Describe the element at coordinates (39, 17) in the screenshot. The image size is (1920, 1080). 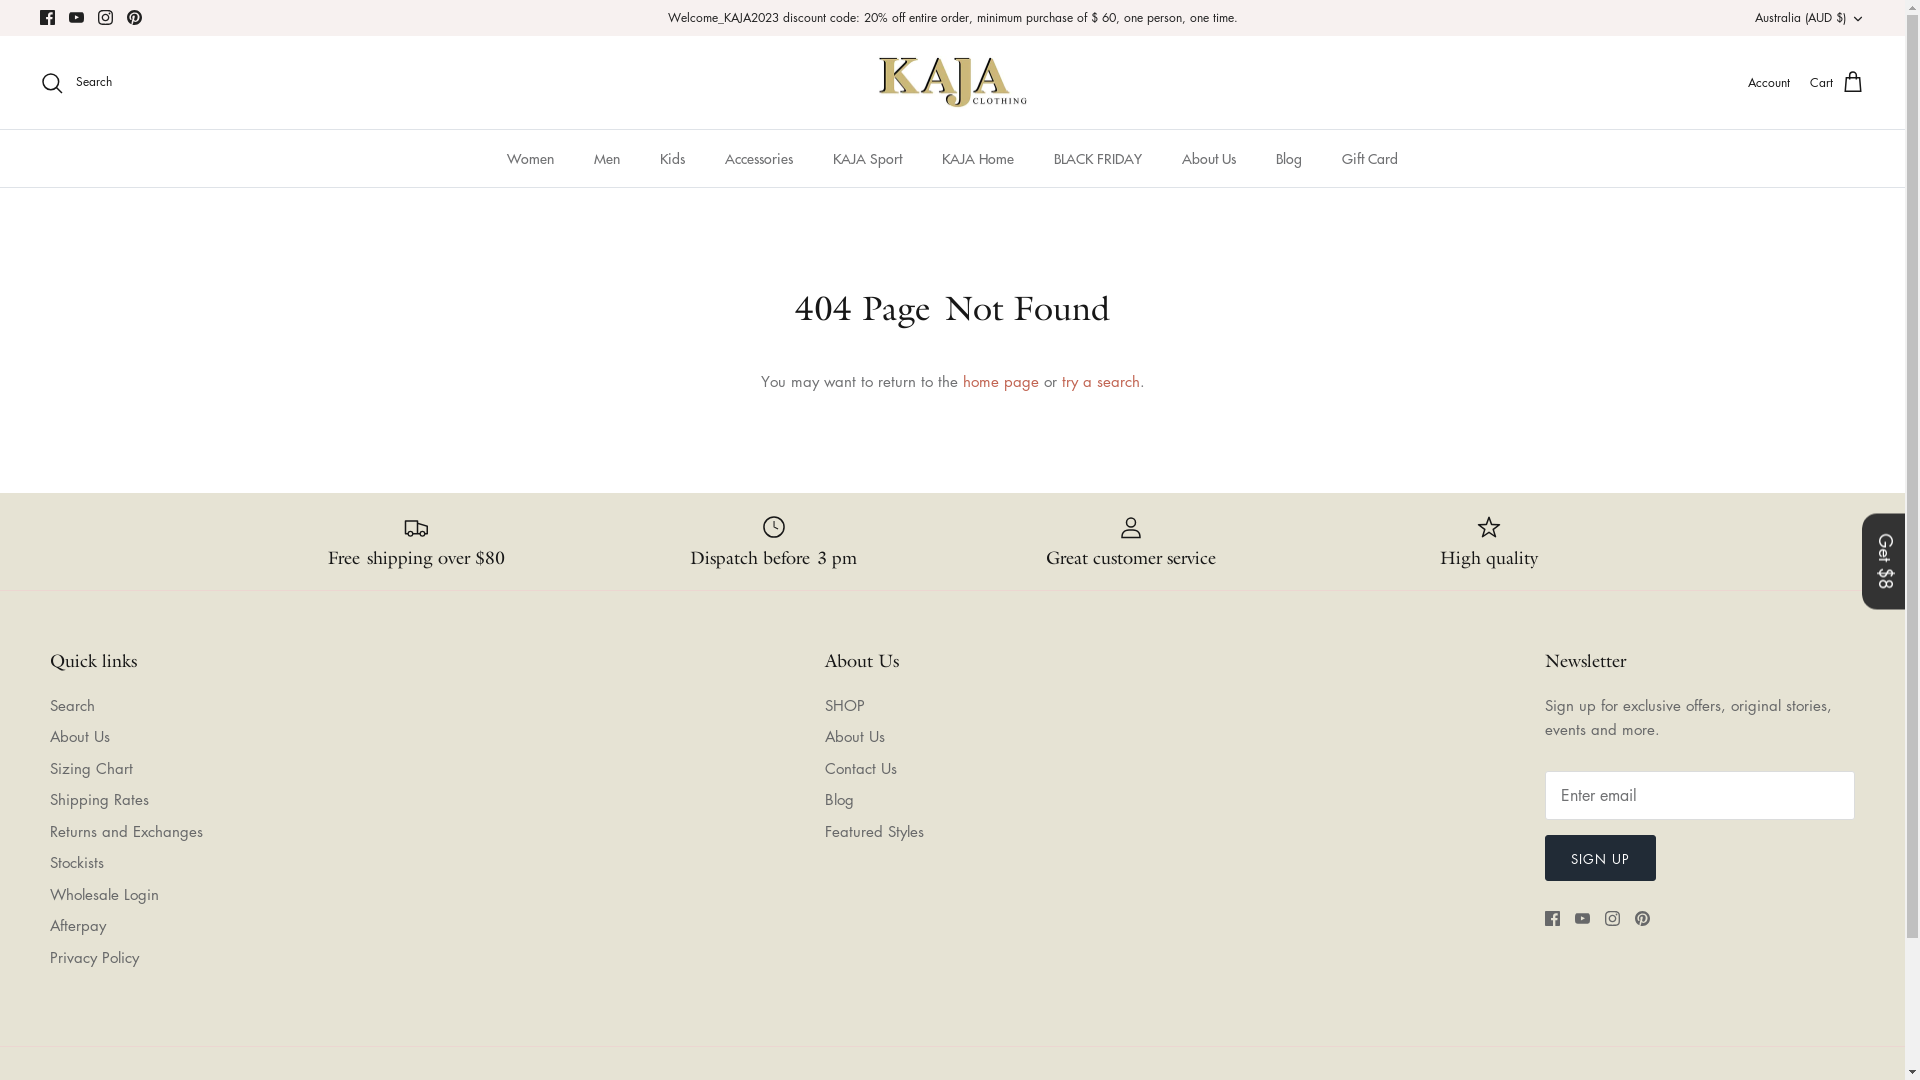
I see `'Facebook'` at that location.